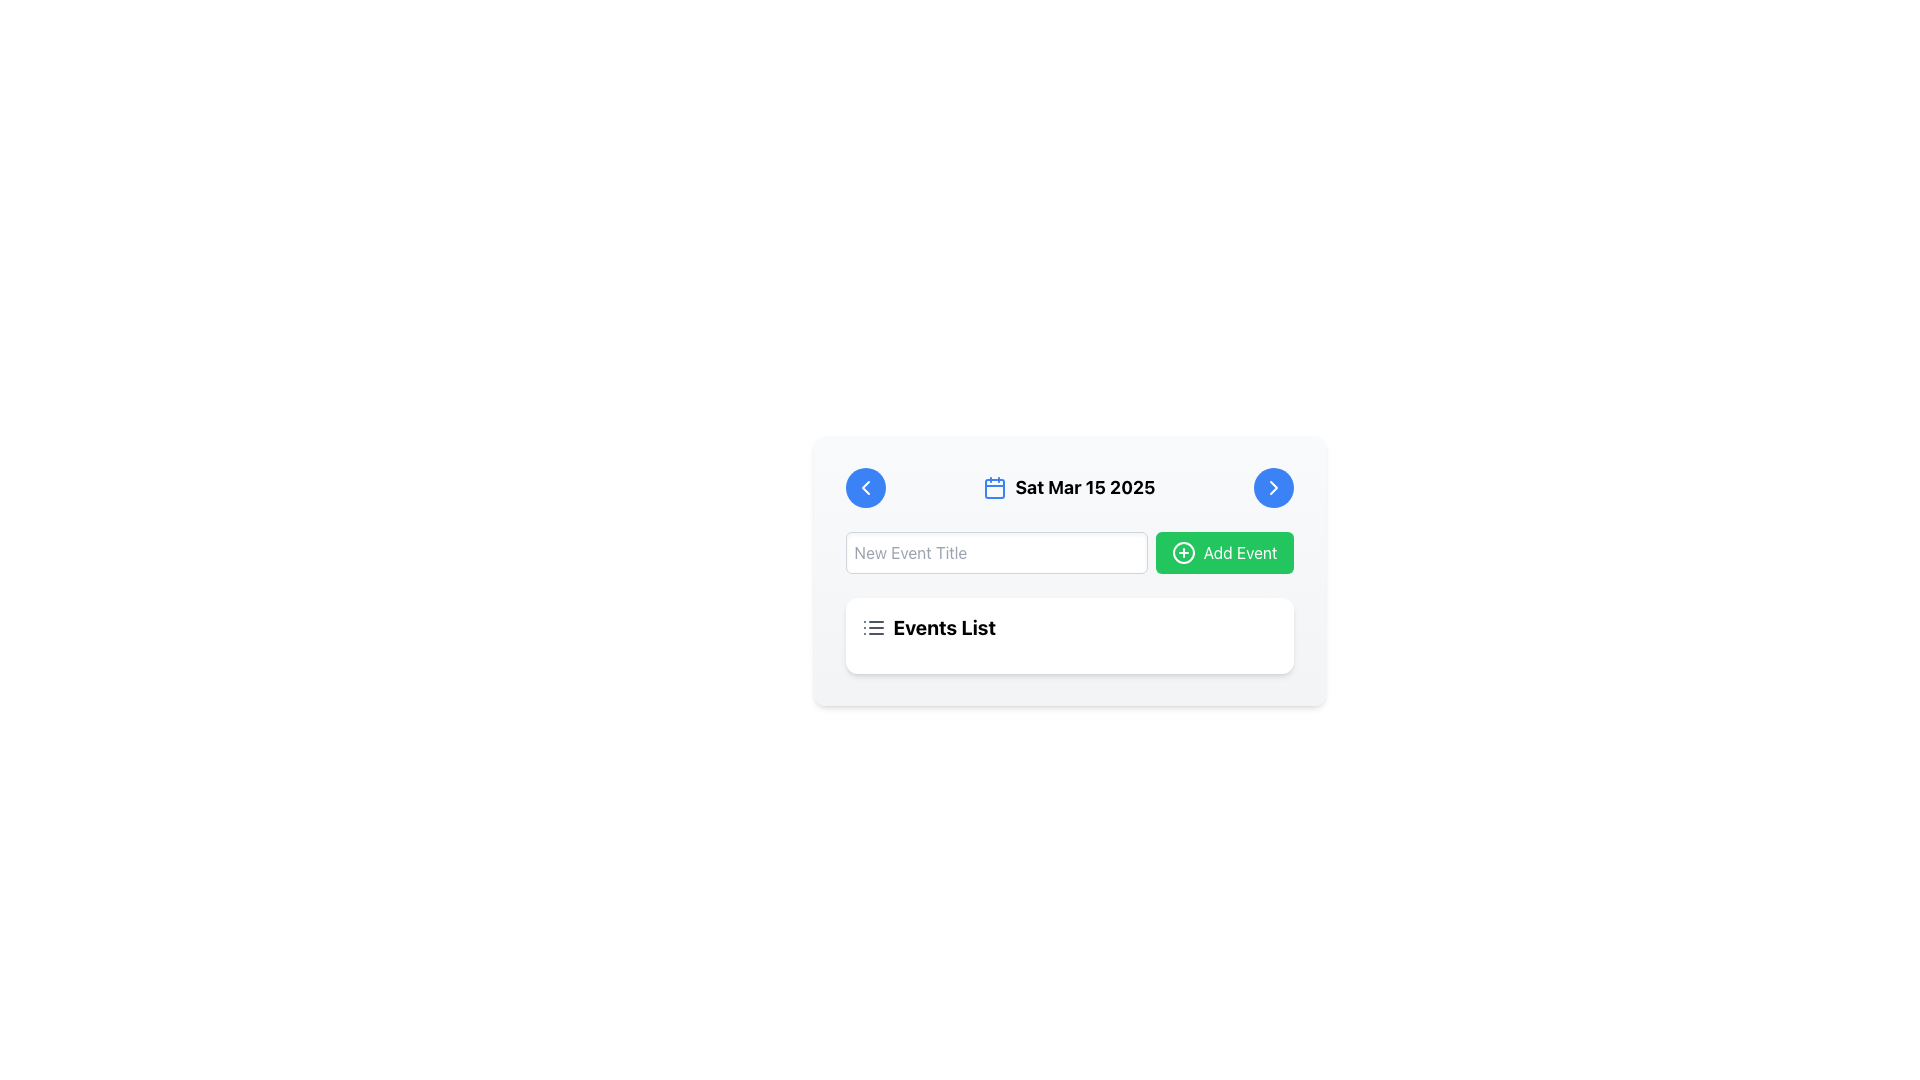 The image size is (1920, 1080). Describe the element at coordinates (1223, 552) in the screenshot. I see `the 'Add Event' button with rounded corners and a green background to activate its hover styles` at that location.